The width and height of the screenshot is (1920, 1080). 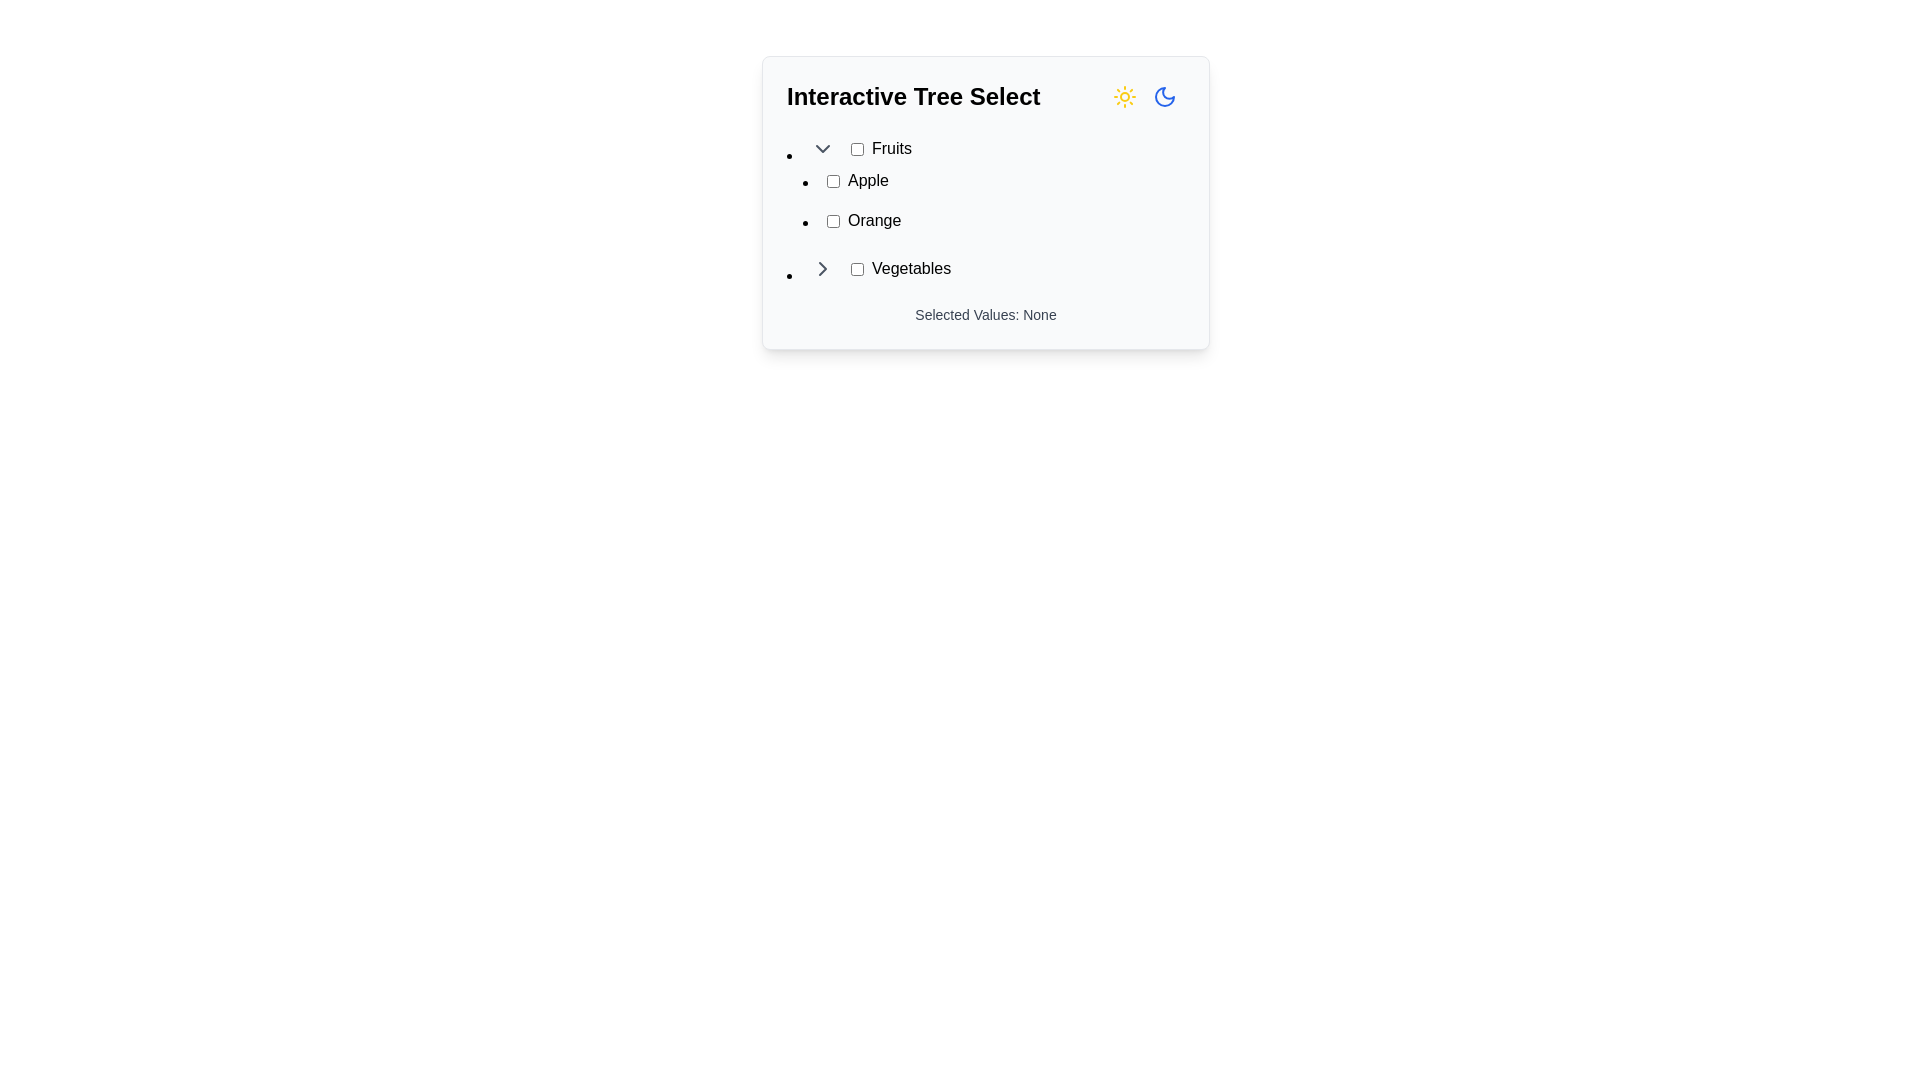 What do you see at coordinates (985, 220) in the screenshot?
I see `the 'Orange' checkbox located under the 'Fruits' category` at bounding box center [985, 220].